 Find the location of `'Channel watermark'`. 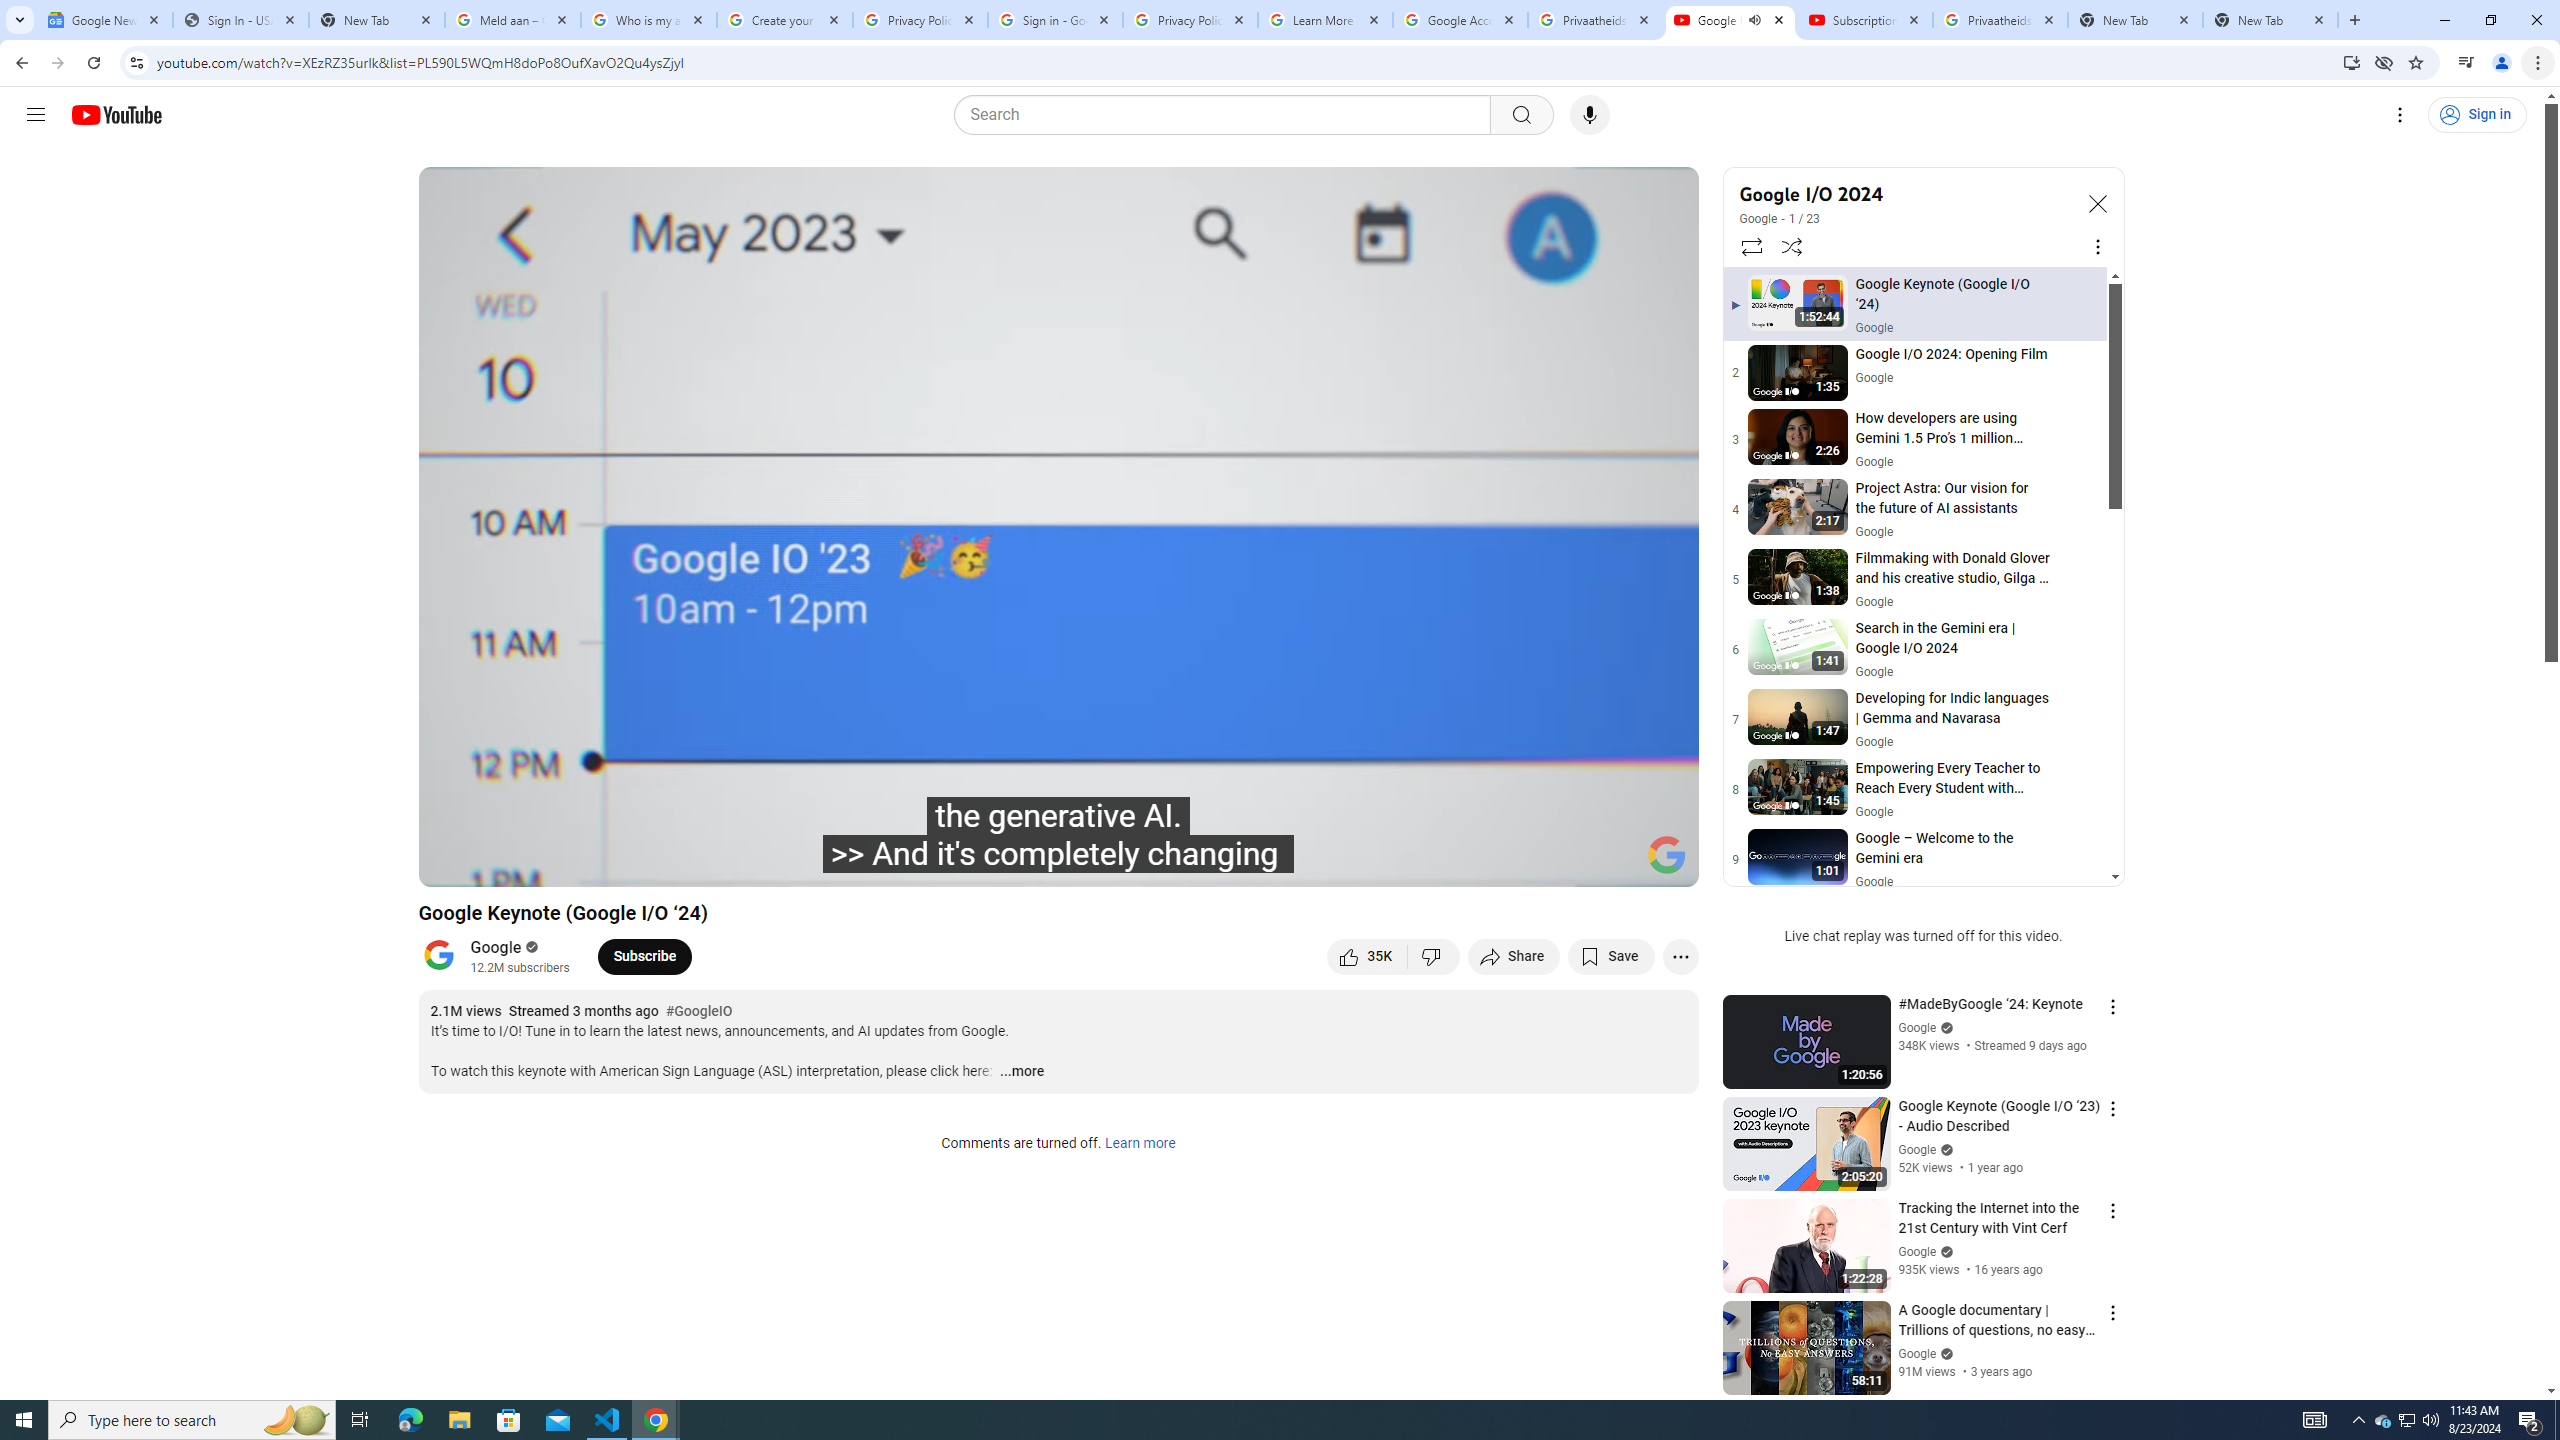

'Channel watermark' is located at coordinates (1666, 854).